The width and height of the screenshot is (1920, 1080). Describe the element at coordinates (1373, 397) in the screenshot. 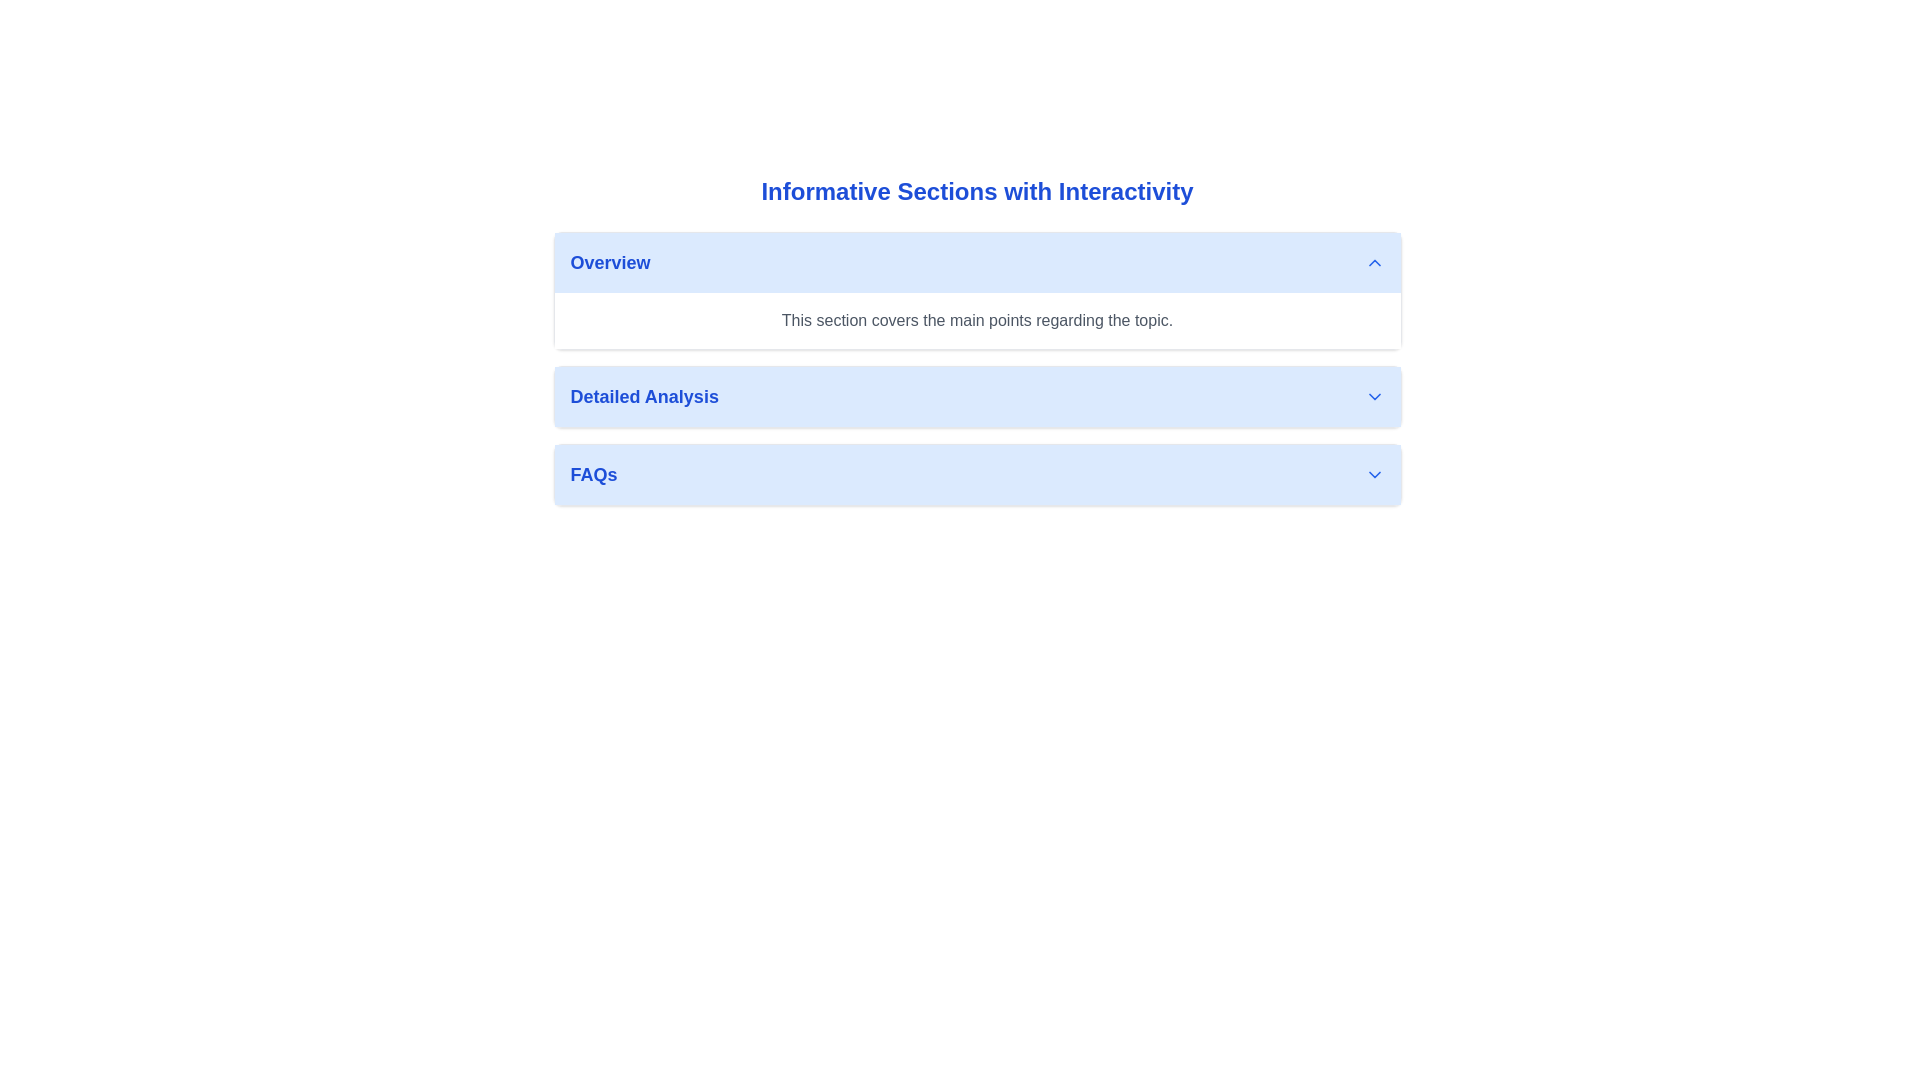

I see `the chevron icon on the right-hand side of the 'Detailed Analysis' section header` at that location.